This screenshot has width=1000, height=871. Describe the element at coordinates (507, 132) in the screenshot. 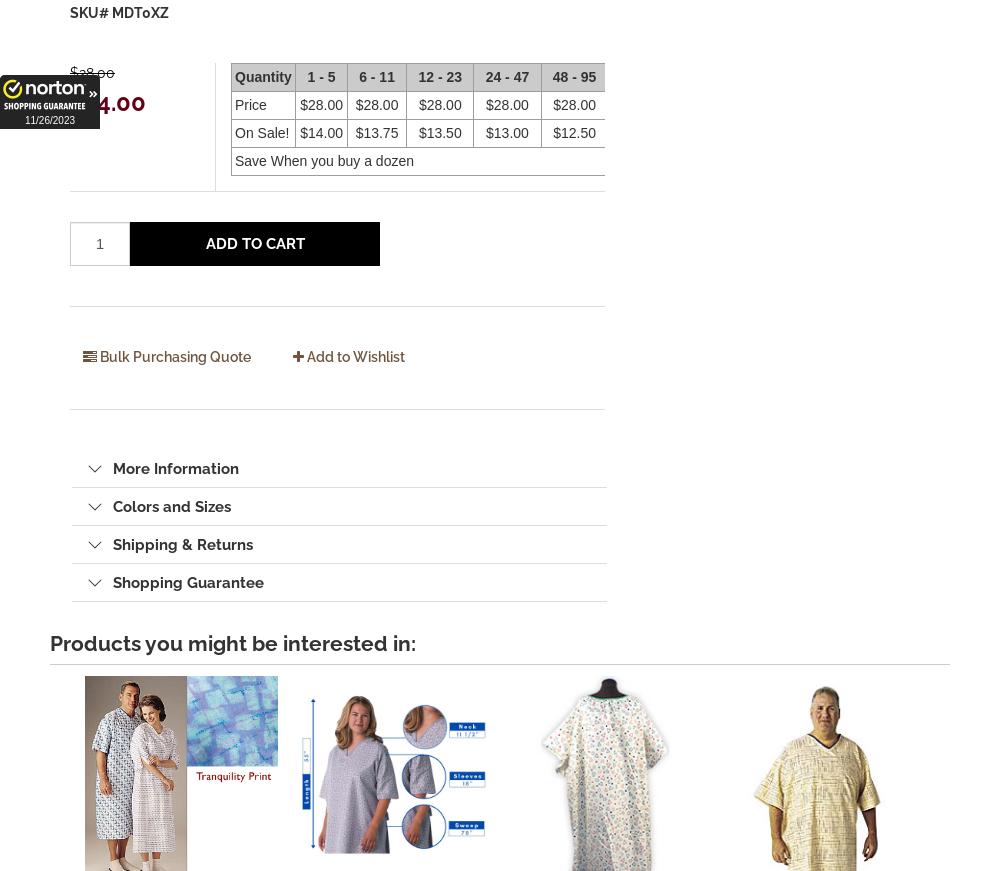

I see `'$13.00'` at that location.